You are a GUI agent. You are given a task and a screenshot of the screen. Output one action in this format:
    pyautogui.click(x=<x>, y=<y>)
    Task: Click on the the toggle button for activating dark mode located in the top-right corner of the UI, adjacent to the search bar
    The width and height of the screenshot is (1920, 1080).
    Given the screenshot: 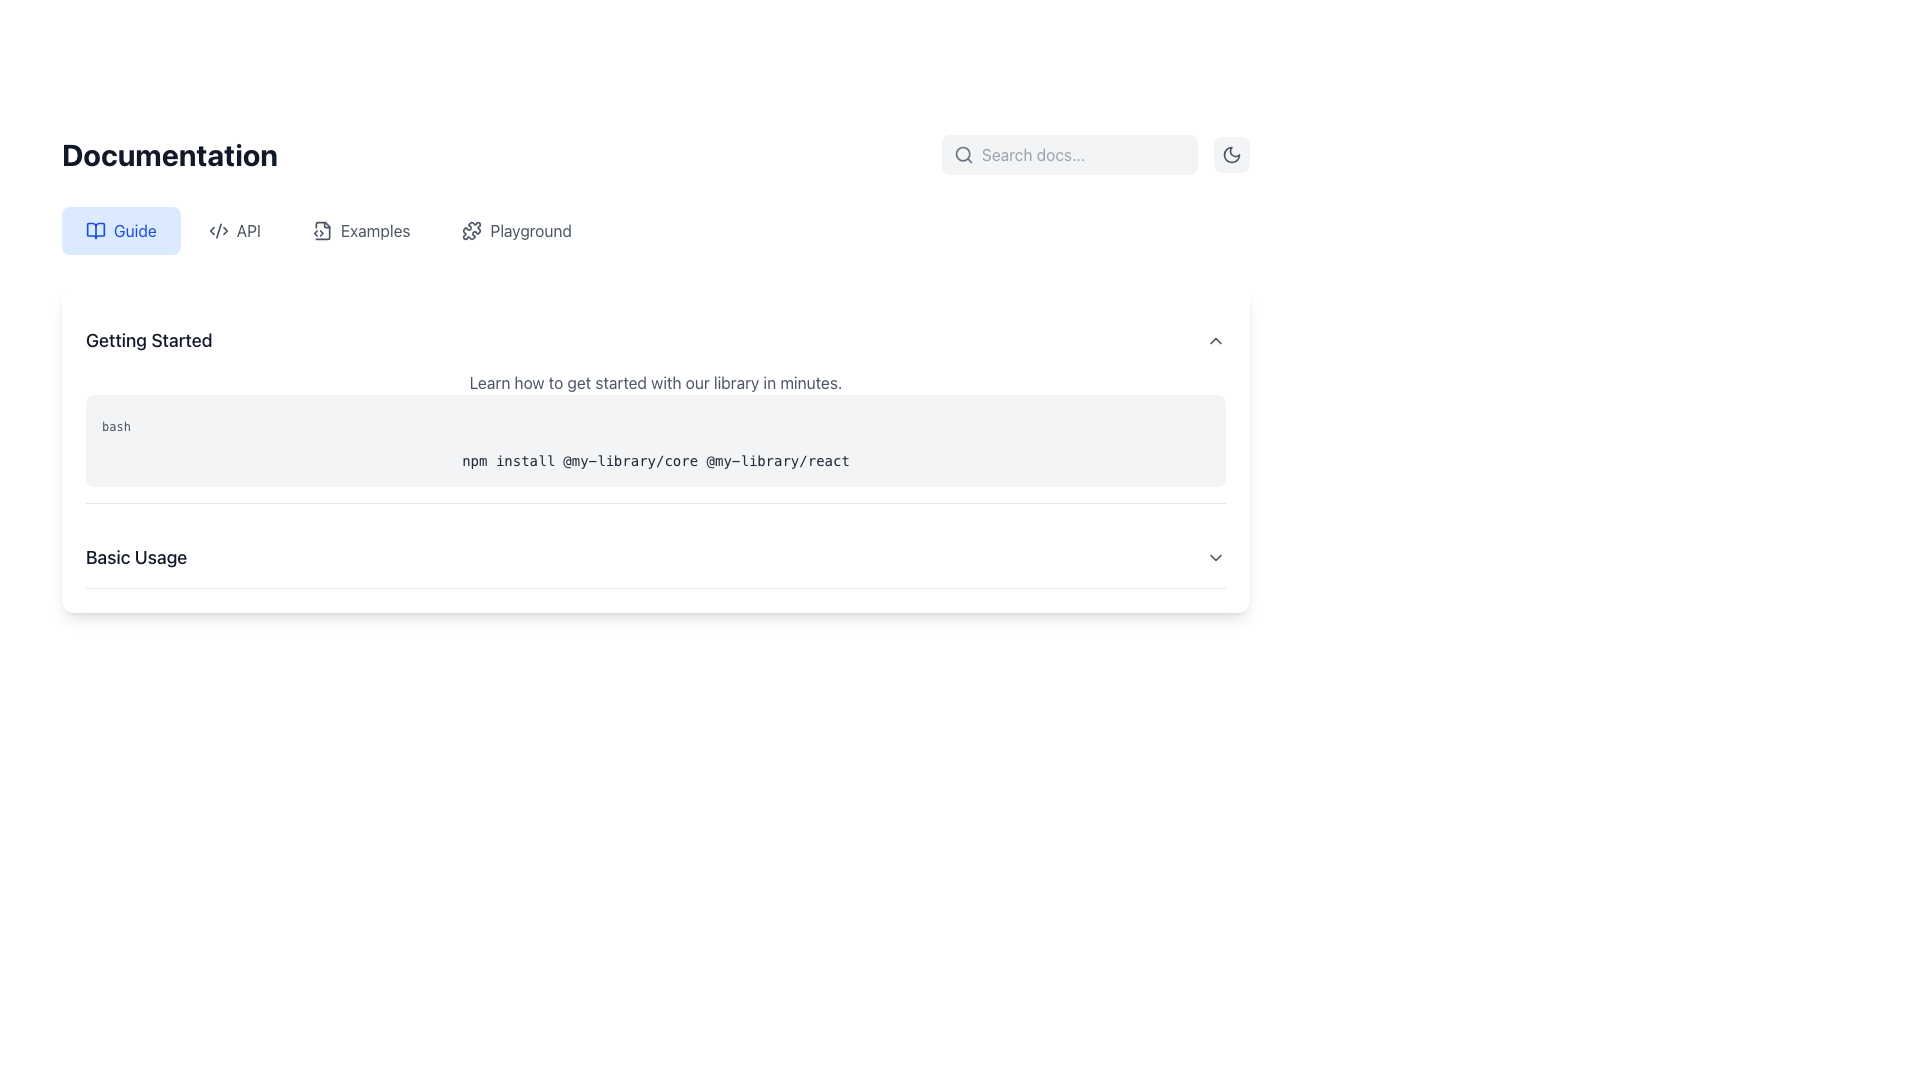 What is the action you would take?
    pyautogui.click(x=1231, y=153)
    